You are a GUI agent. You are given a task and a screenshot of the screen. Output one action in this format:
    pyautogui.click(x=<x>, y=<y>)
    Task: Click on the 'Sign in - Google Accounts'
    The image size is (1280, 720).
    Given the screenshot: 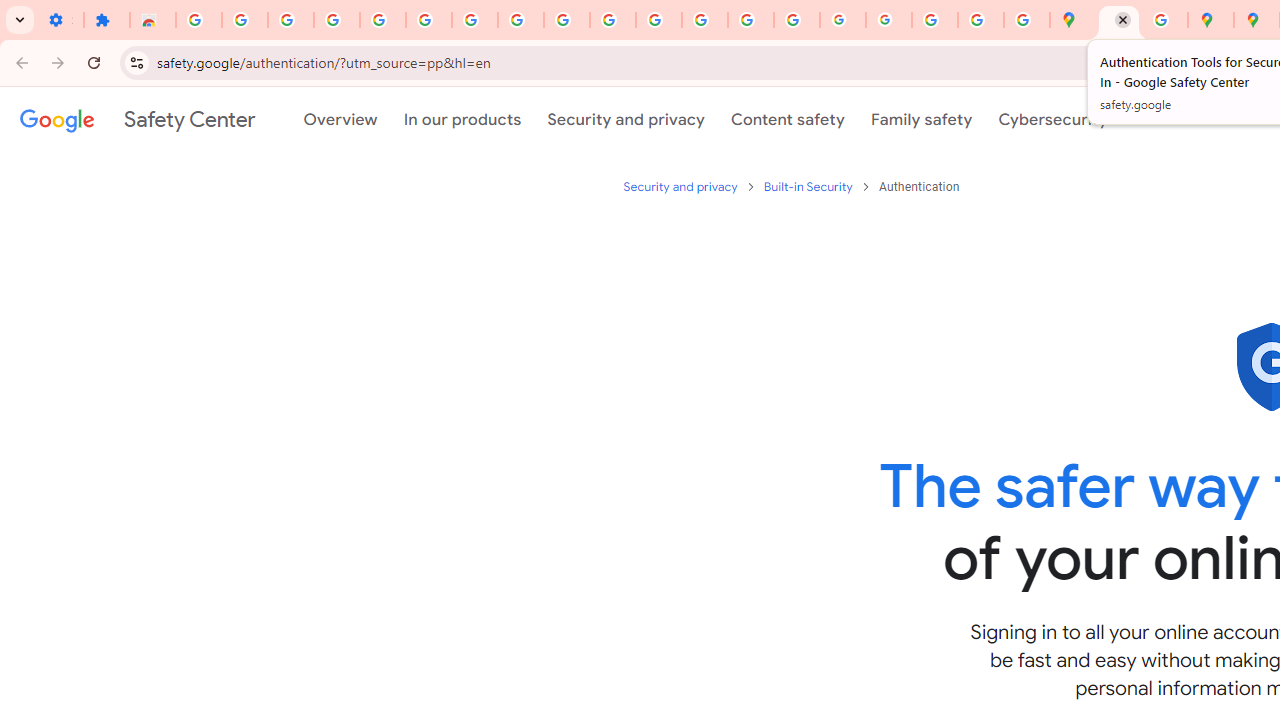 What is the action you would take?
    pyautogui.click(x=198, y=20)
    